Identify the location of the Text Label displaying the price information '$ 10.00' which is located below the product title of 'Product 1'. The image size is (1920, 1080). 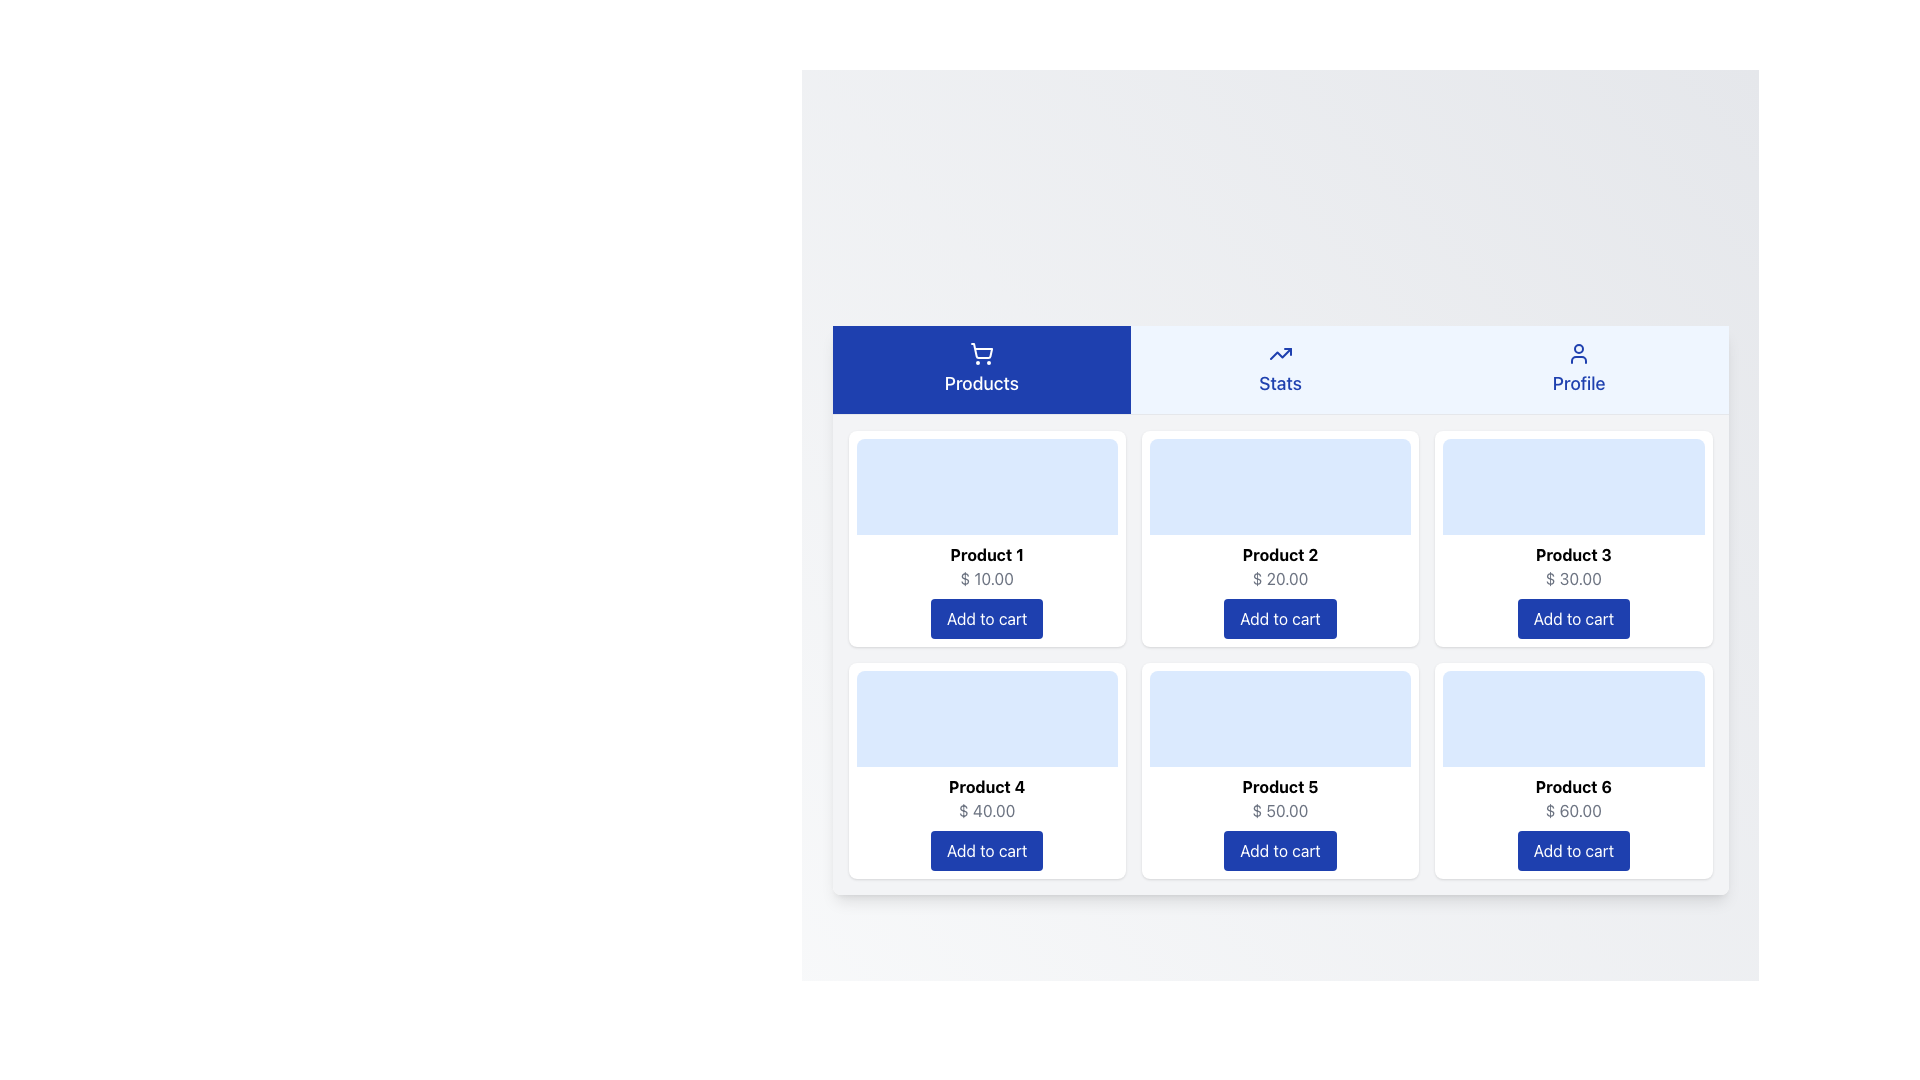
(987, 578).